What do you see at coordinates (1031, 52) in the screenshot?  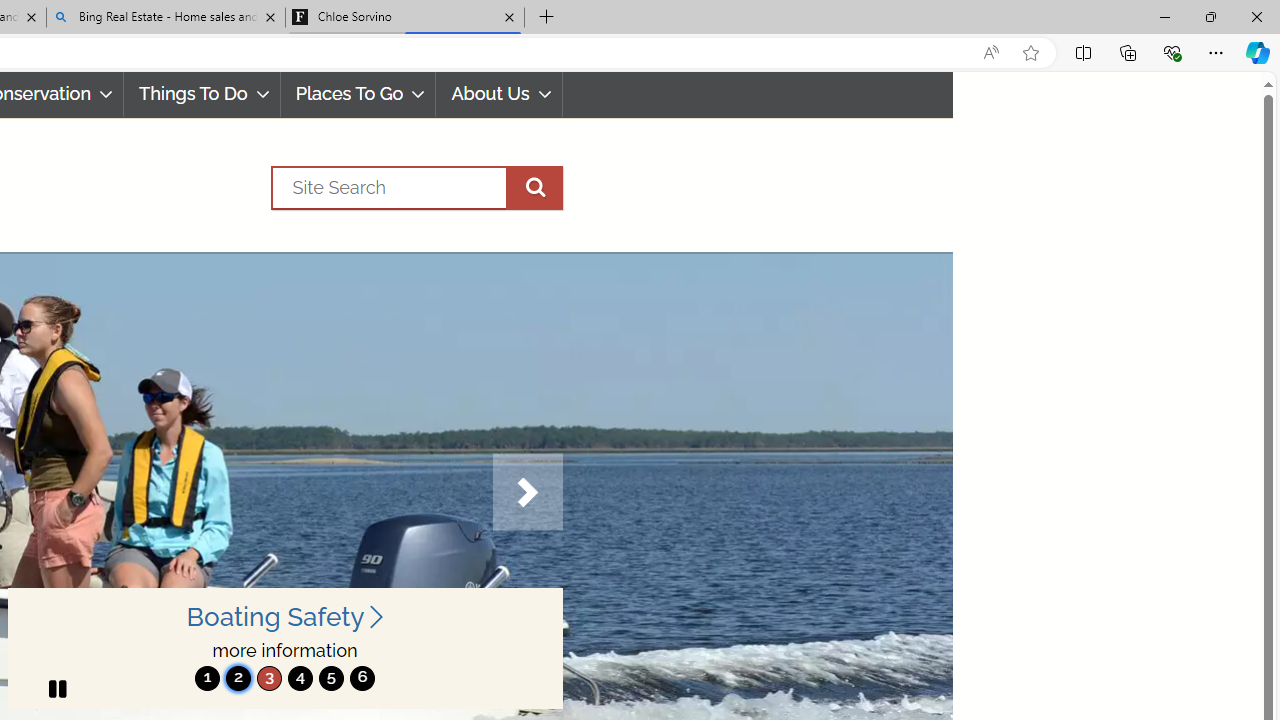 I see `'Add this page to favorites (Ctrl+D)'` at bounding box center [1031, 52].